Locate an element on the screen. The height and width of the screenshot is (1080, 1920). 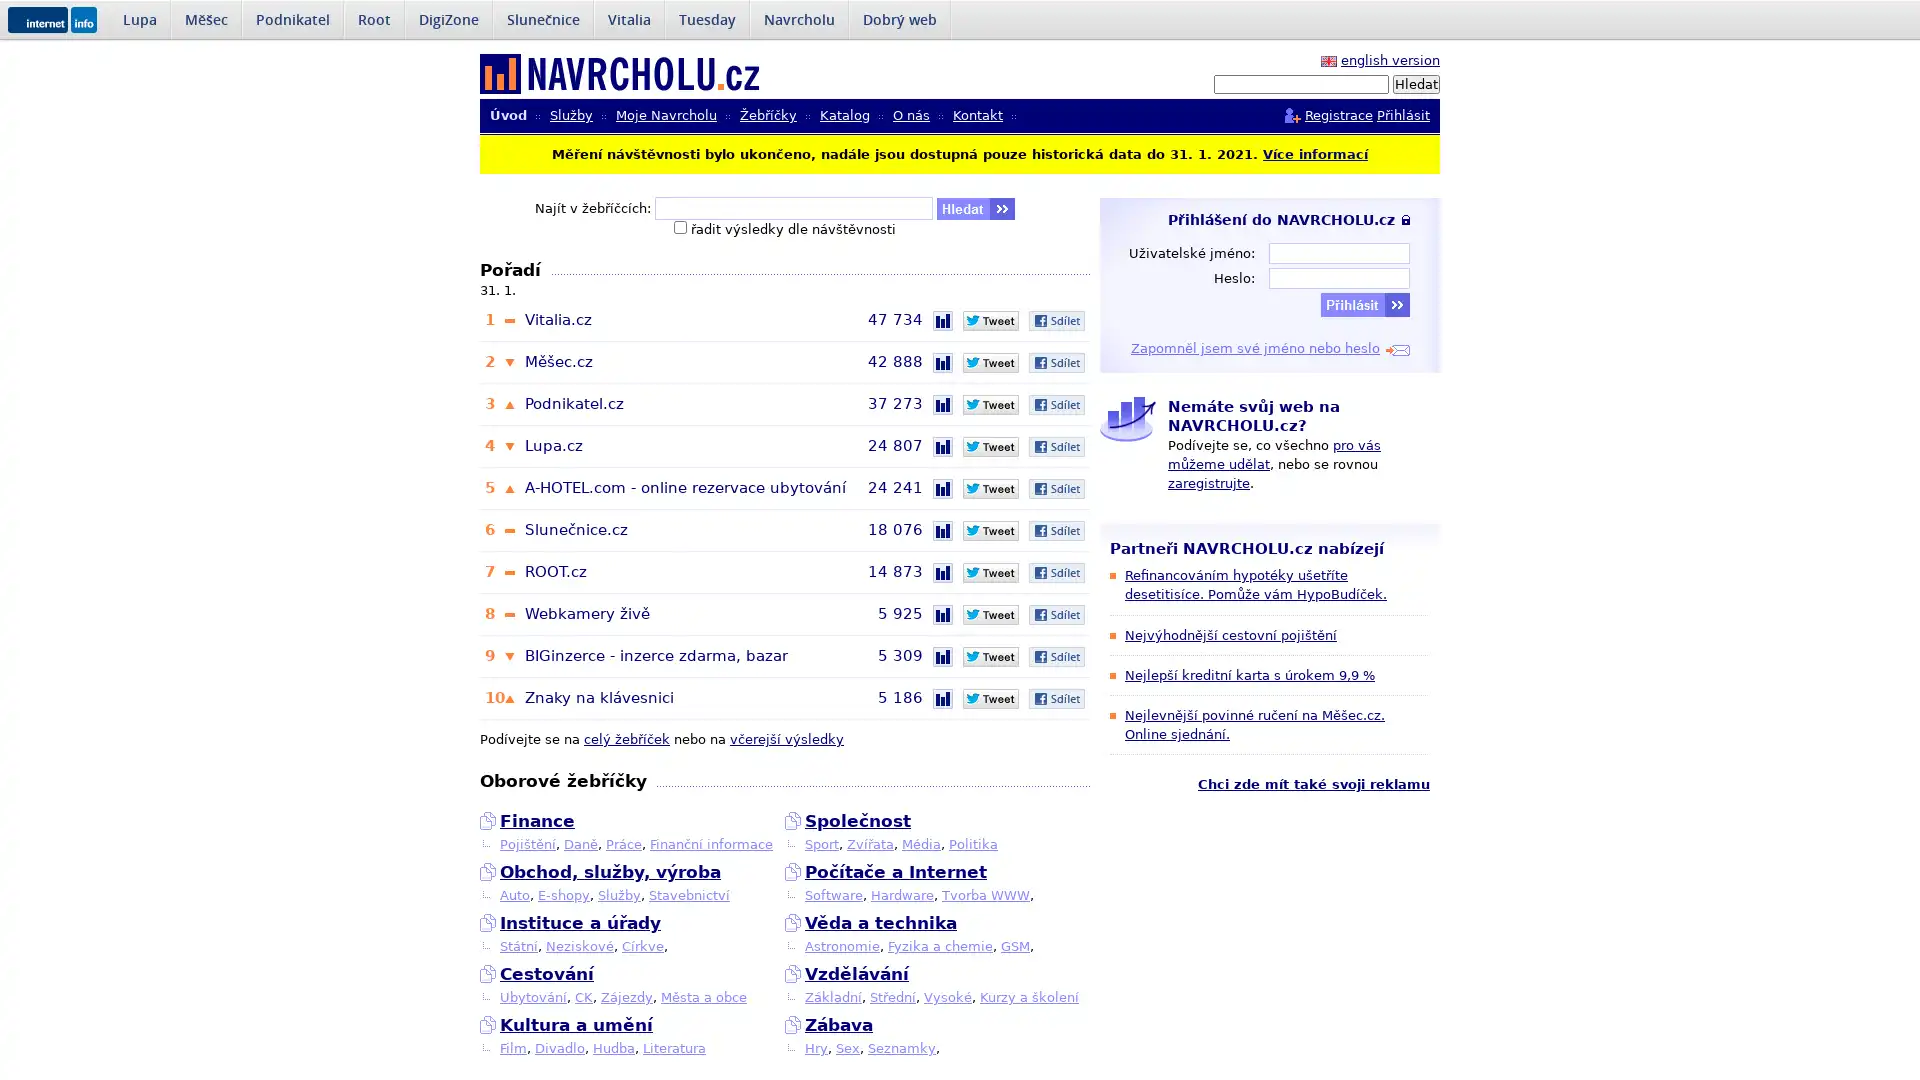
Hledat is located at coordinates (975, 208).